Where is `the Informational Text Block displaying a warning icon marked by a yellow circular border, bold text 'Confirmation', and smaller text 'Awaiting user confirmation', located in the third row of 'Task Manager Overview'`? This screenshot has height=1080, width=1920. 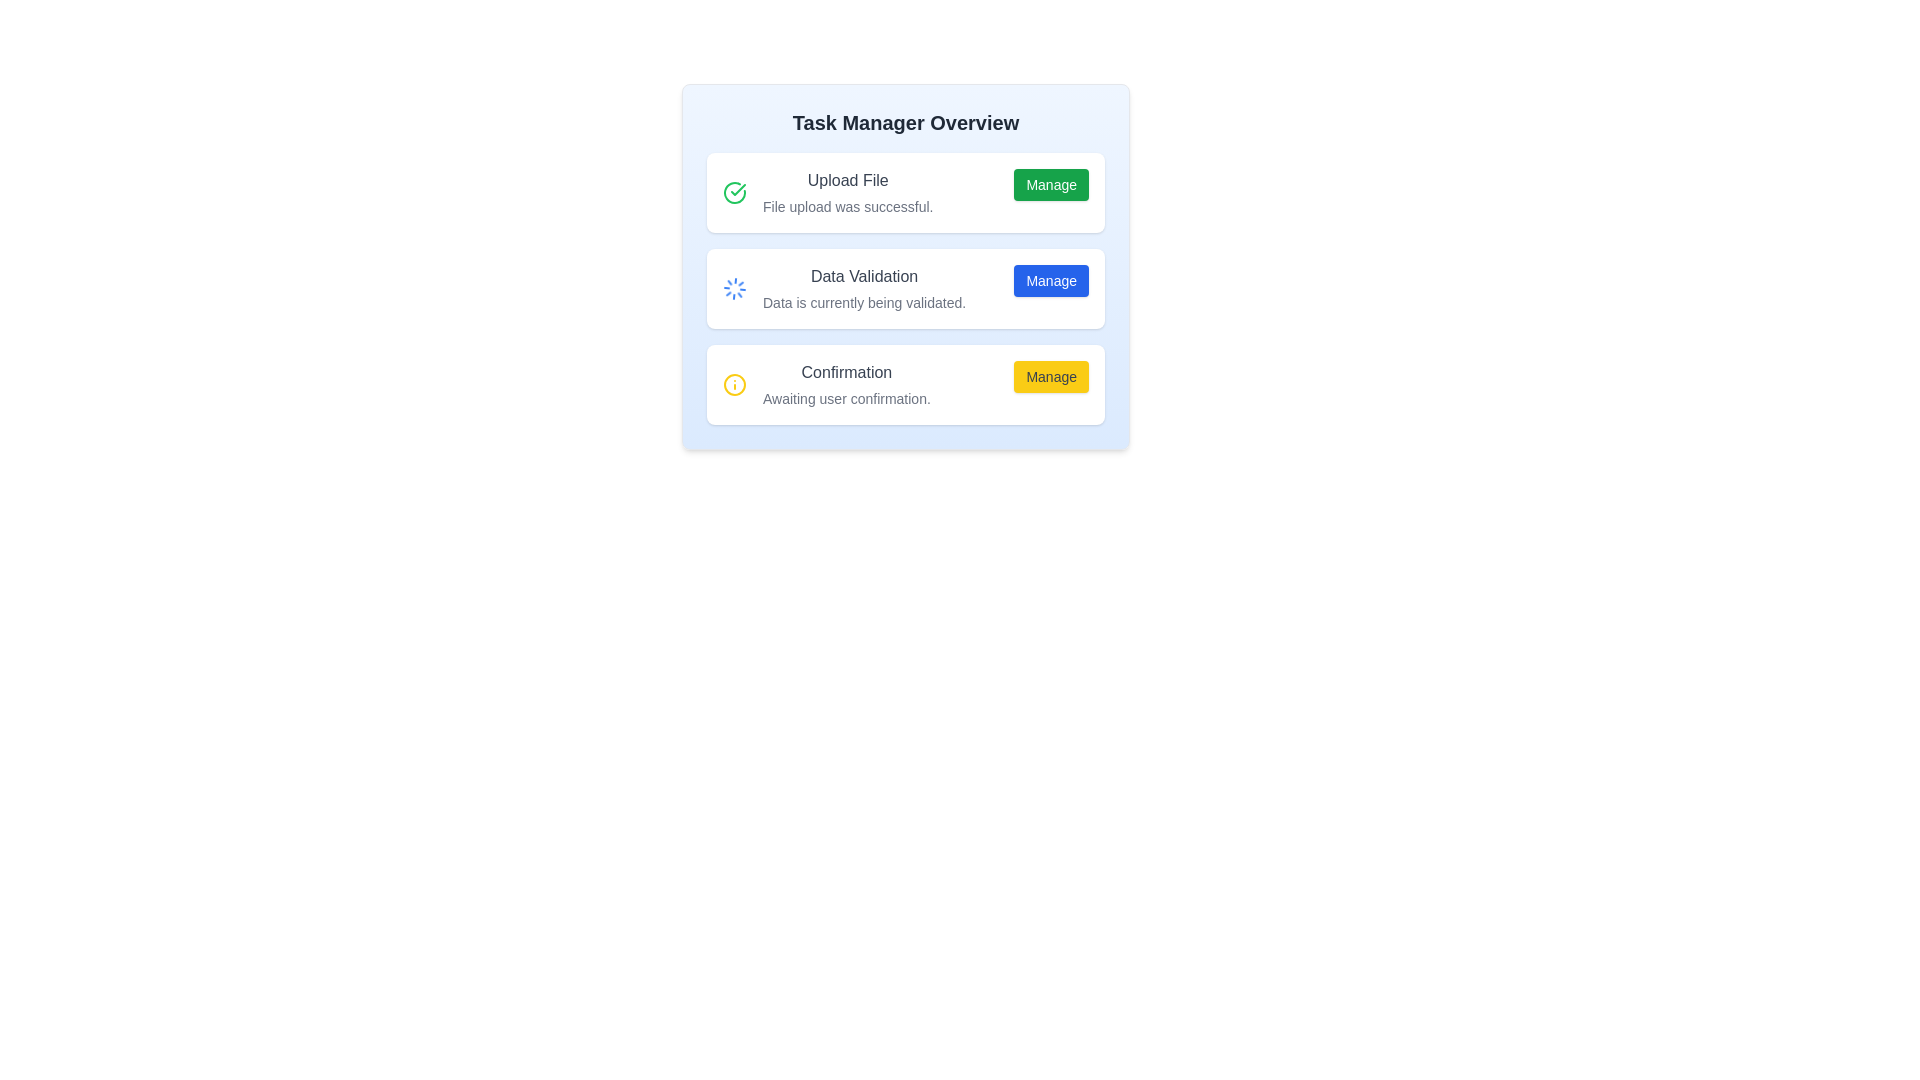
the Informational Text Block displaying a warning icon marked by a yellow circular border, bold text 'Confirmation', and smaller text 'Awaiting user confirmation', located in the third row of 'Task Manager Overview' is located at coordinates (826, 385).